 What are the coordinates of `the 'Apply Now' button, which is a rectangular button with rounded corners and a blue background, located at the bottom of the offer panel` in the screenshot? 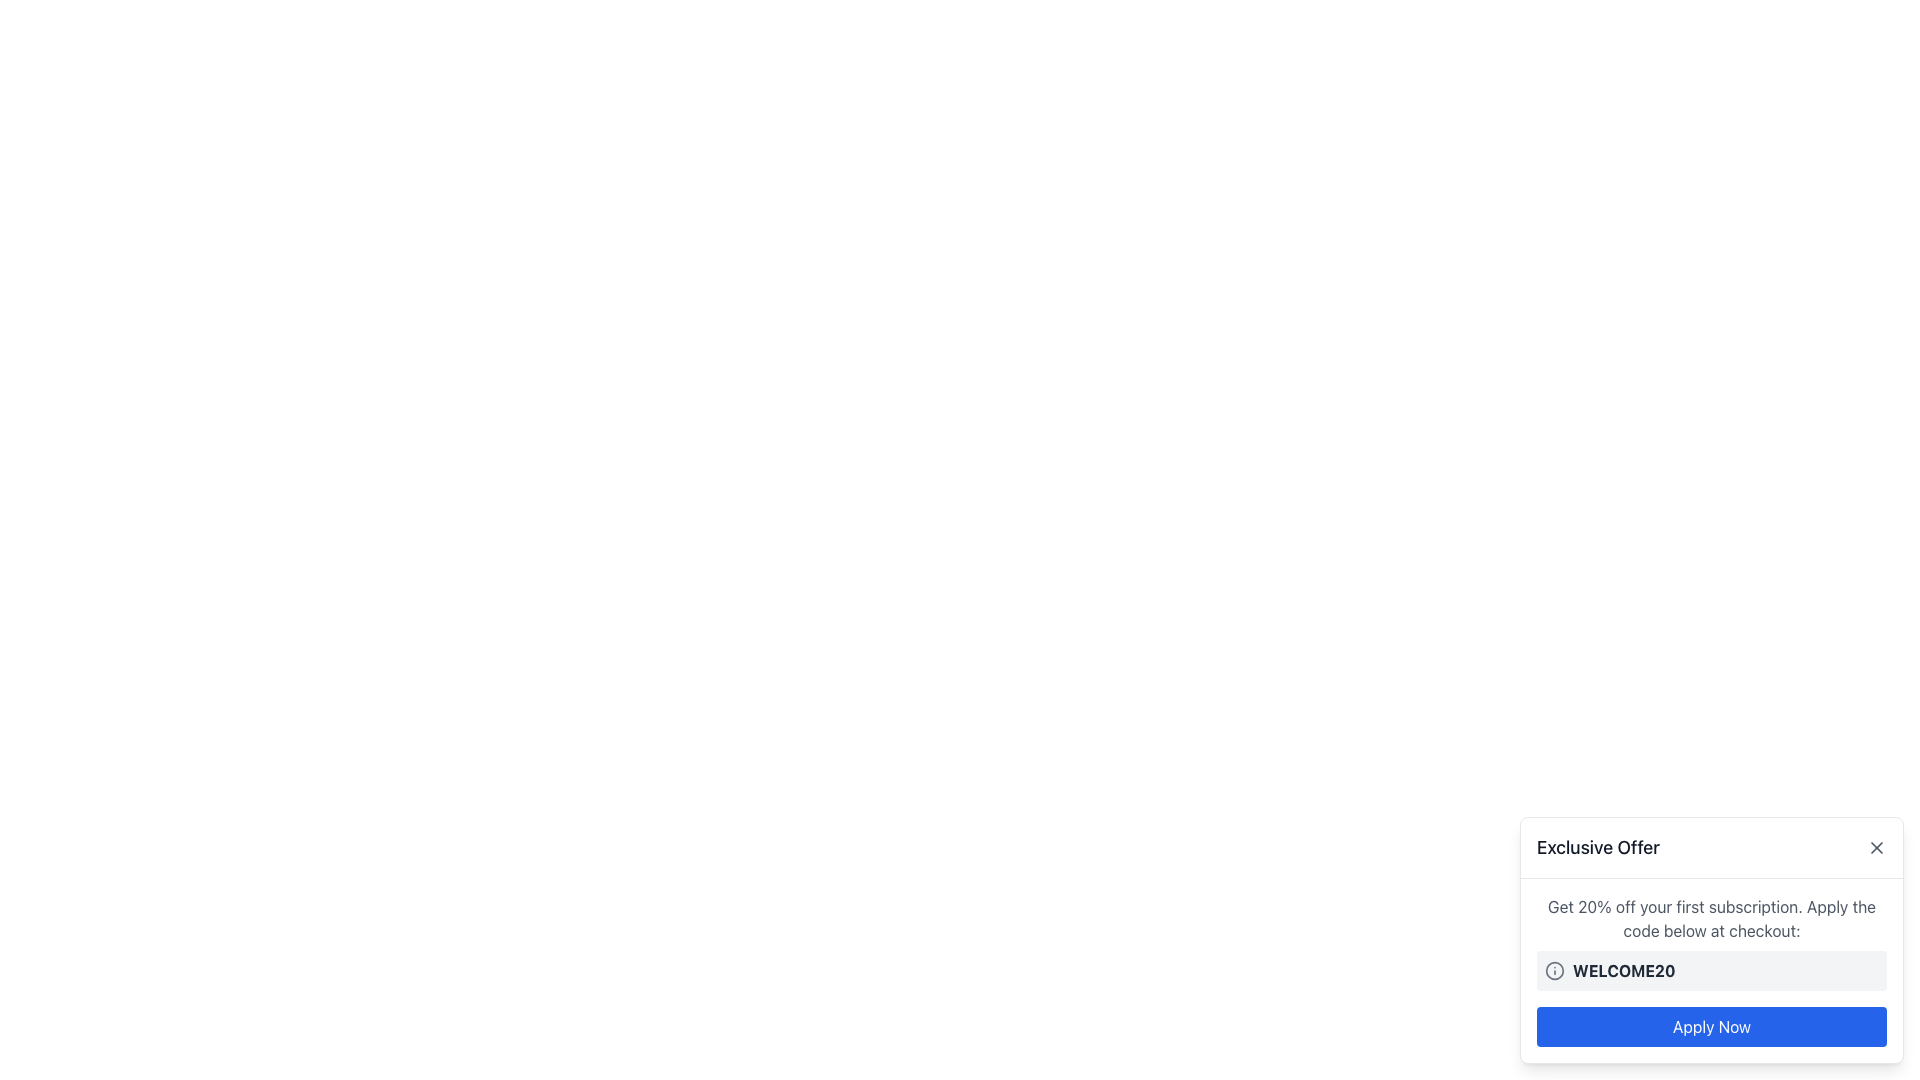 It's located at (1711, 1026).